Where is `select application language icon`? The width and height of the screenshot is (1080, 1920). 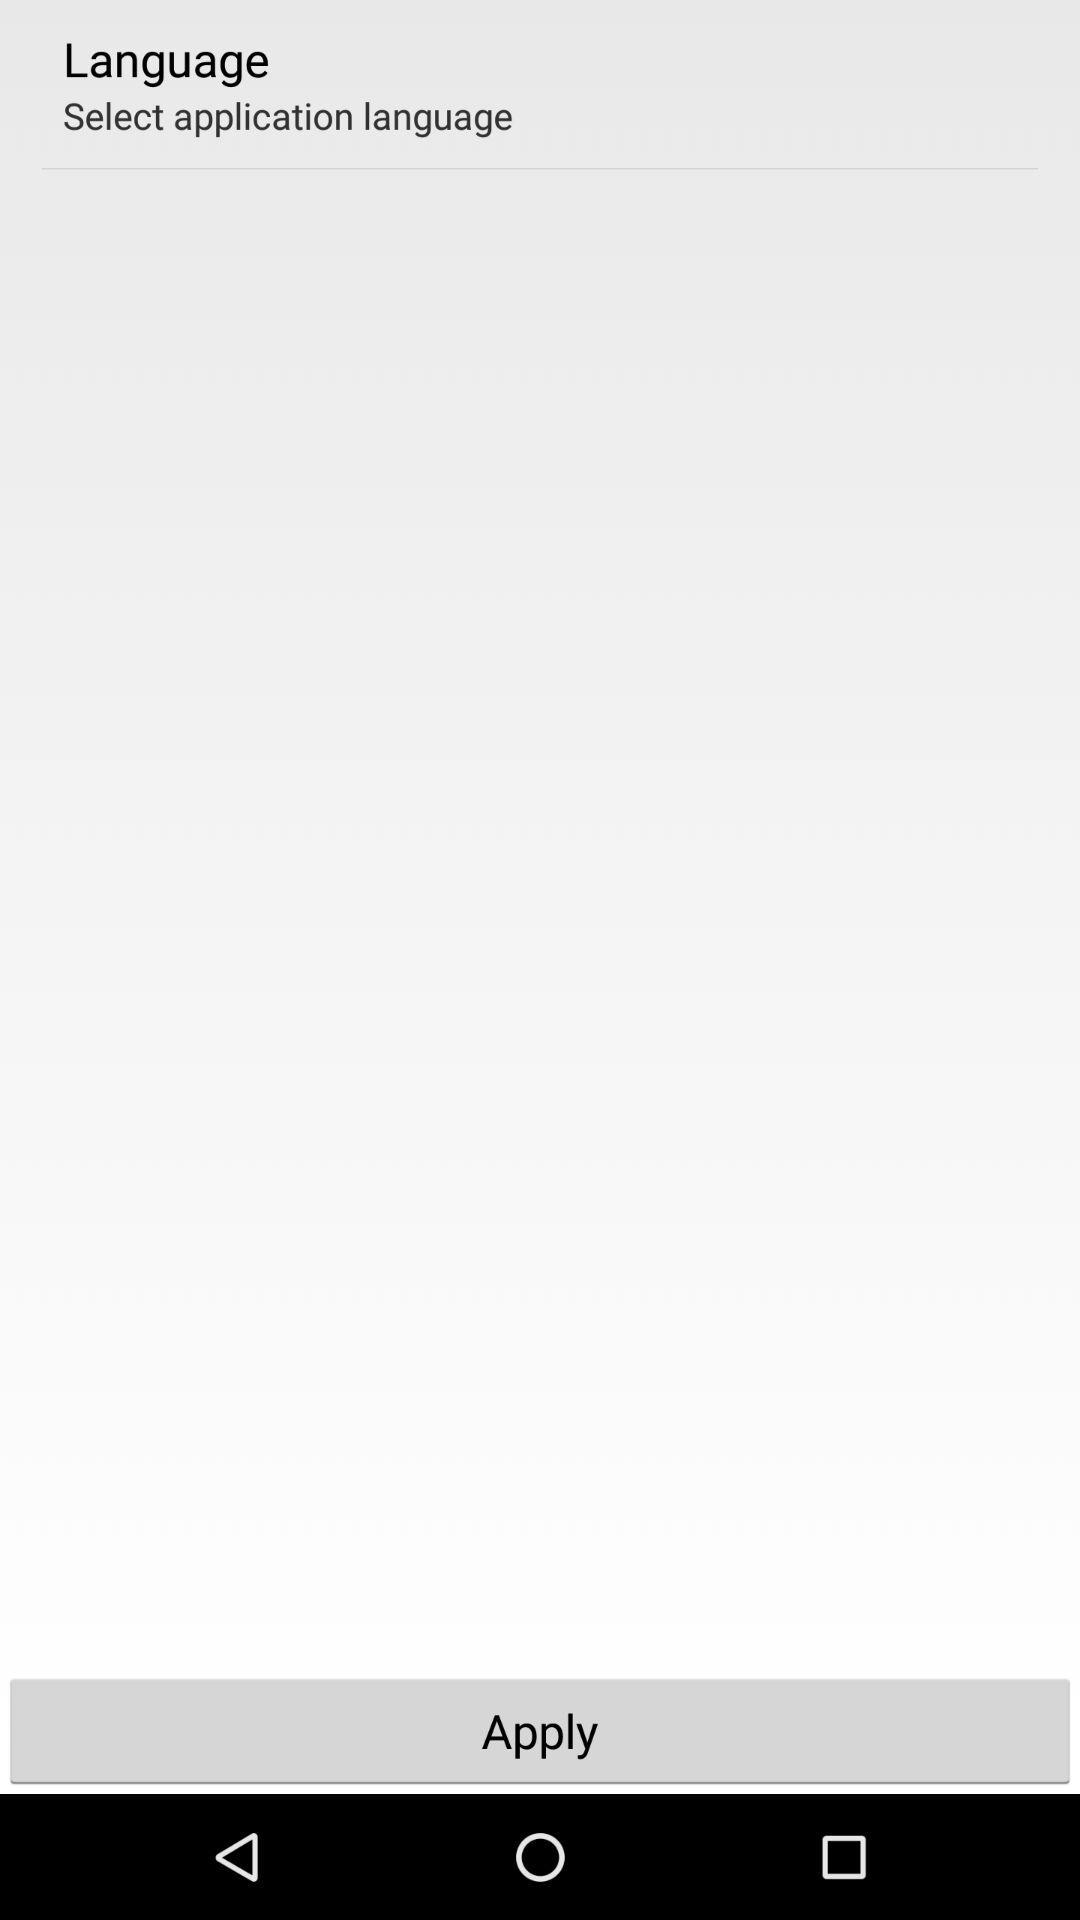 select application language icon is located at coordinates (288, 114).